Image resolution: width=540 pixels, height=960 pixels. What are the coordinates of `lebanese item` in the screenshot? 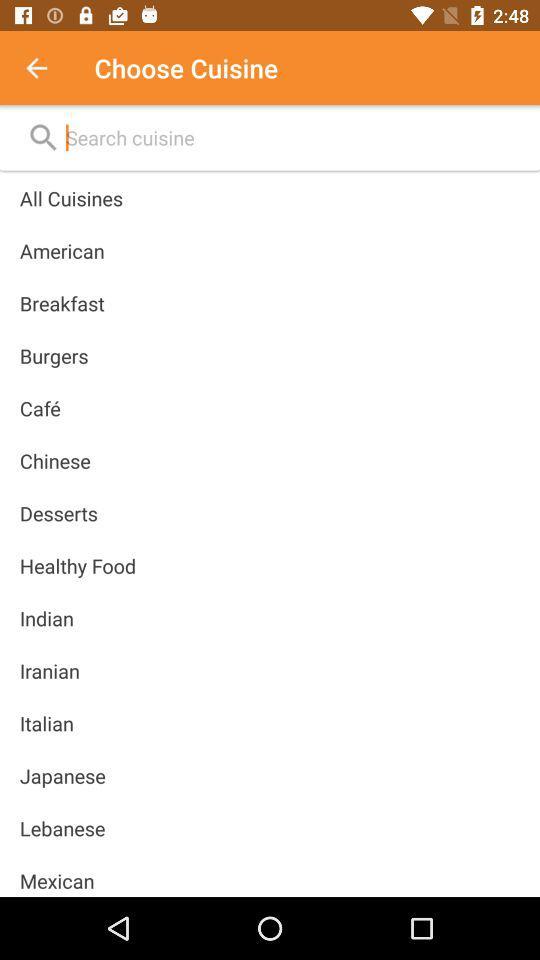 It's located at (62, 828).